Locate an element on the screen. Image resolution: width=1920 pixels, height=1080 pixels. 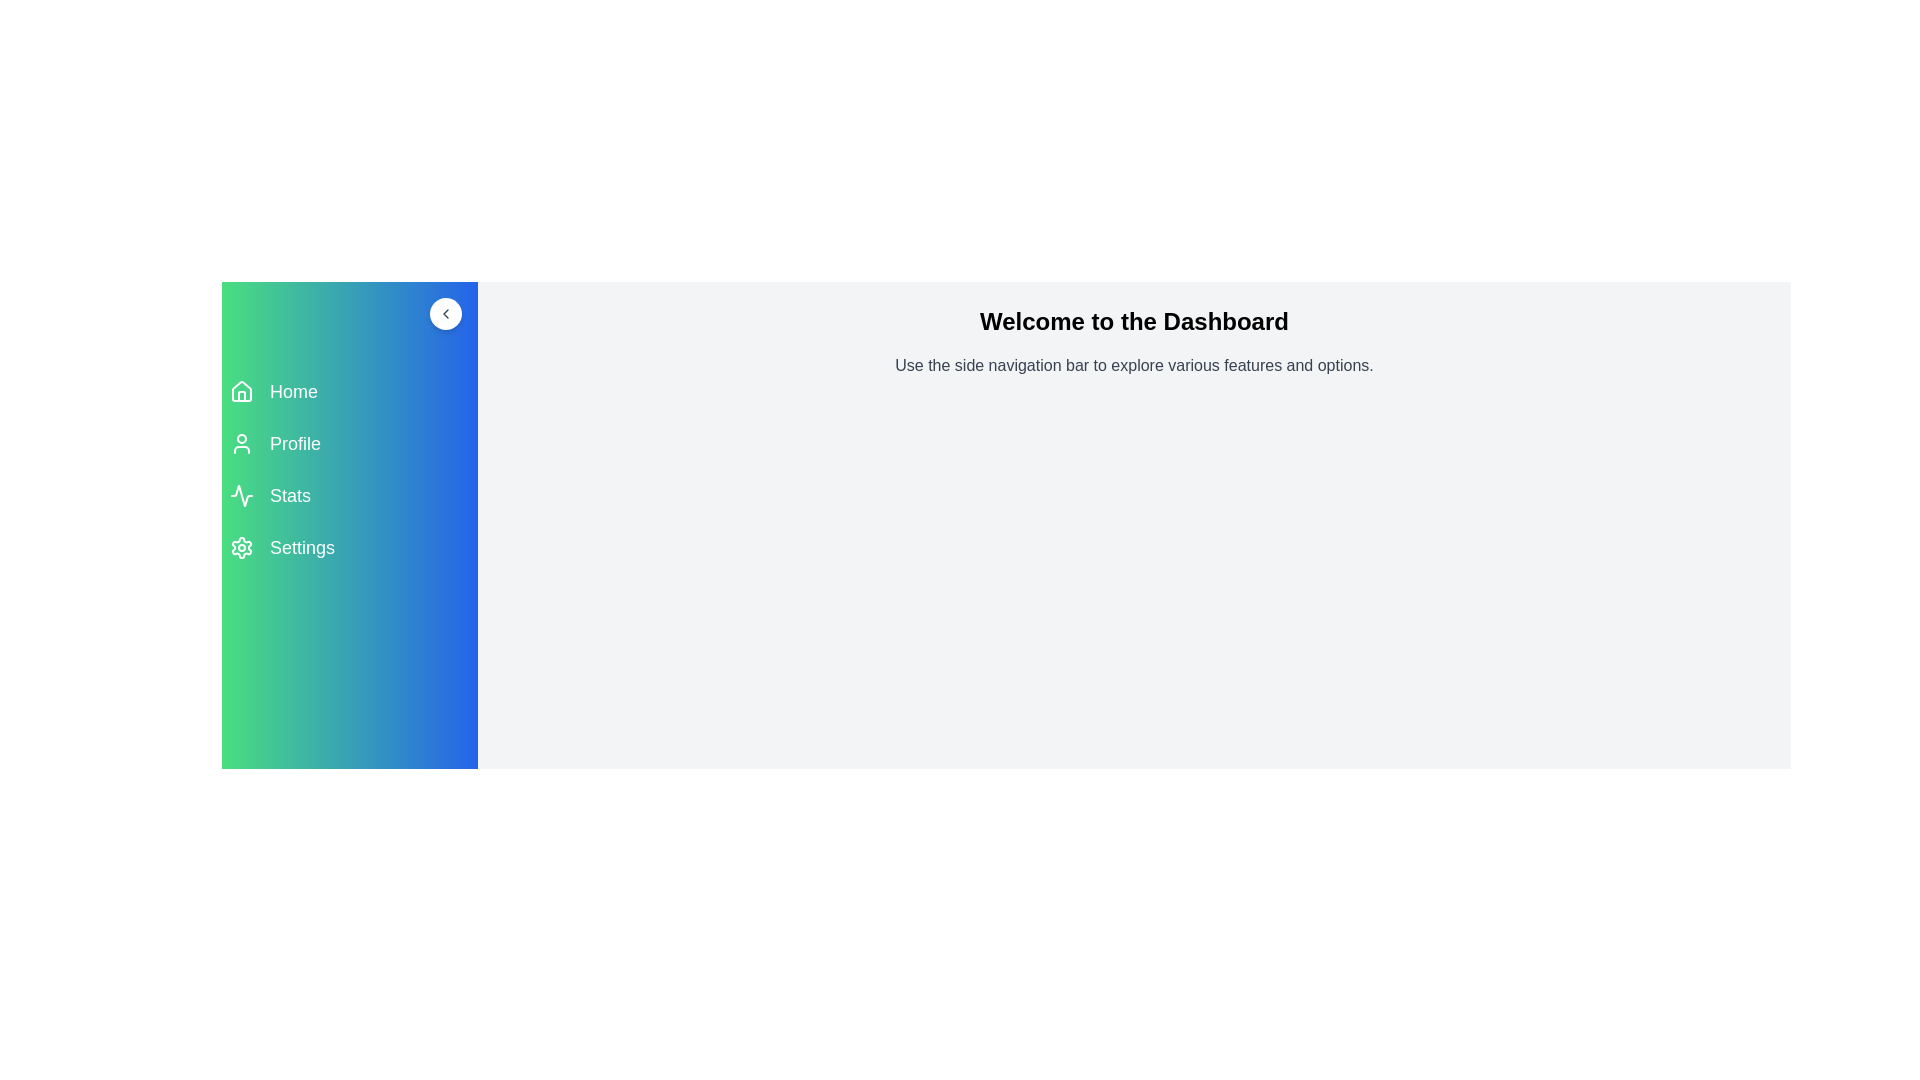
the user-shaped icon representing 'Profile' is located at coordinates (240, 442).